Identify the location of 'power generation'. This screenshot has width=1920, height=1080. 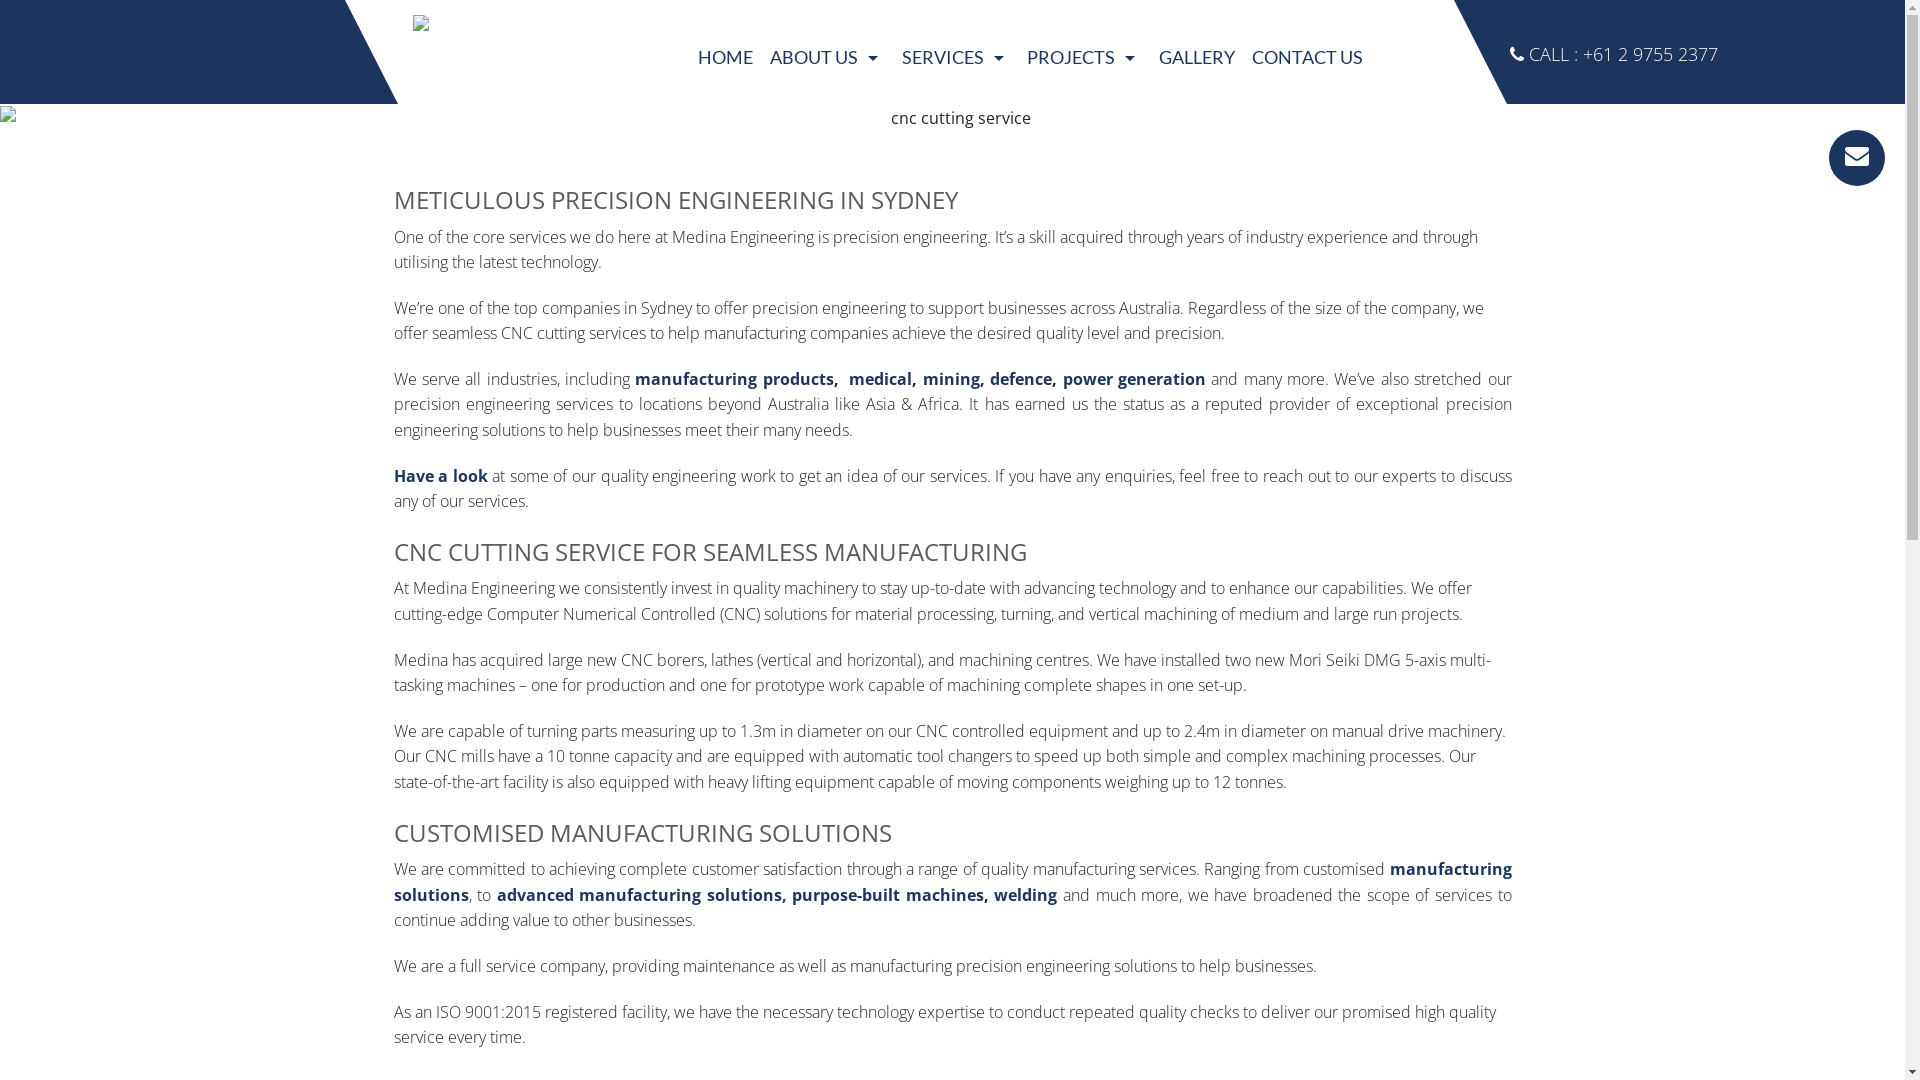
(1134, 378).